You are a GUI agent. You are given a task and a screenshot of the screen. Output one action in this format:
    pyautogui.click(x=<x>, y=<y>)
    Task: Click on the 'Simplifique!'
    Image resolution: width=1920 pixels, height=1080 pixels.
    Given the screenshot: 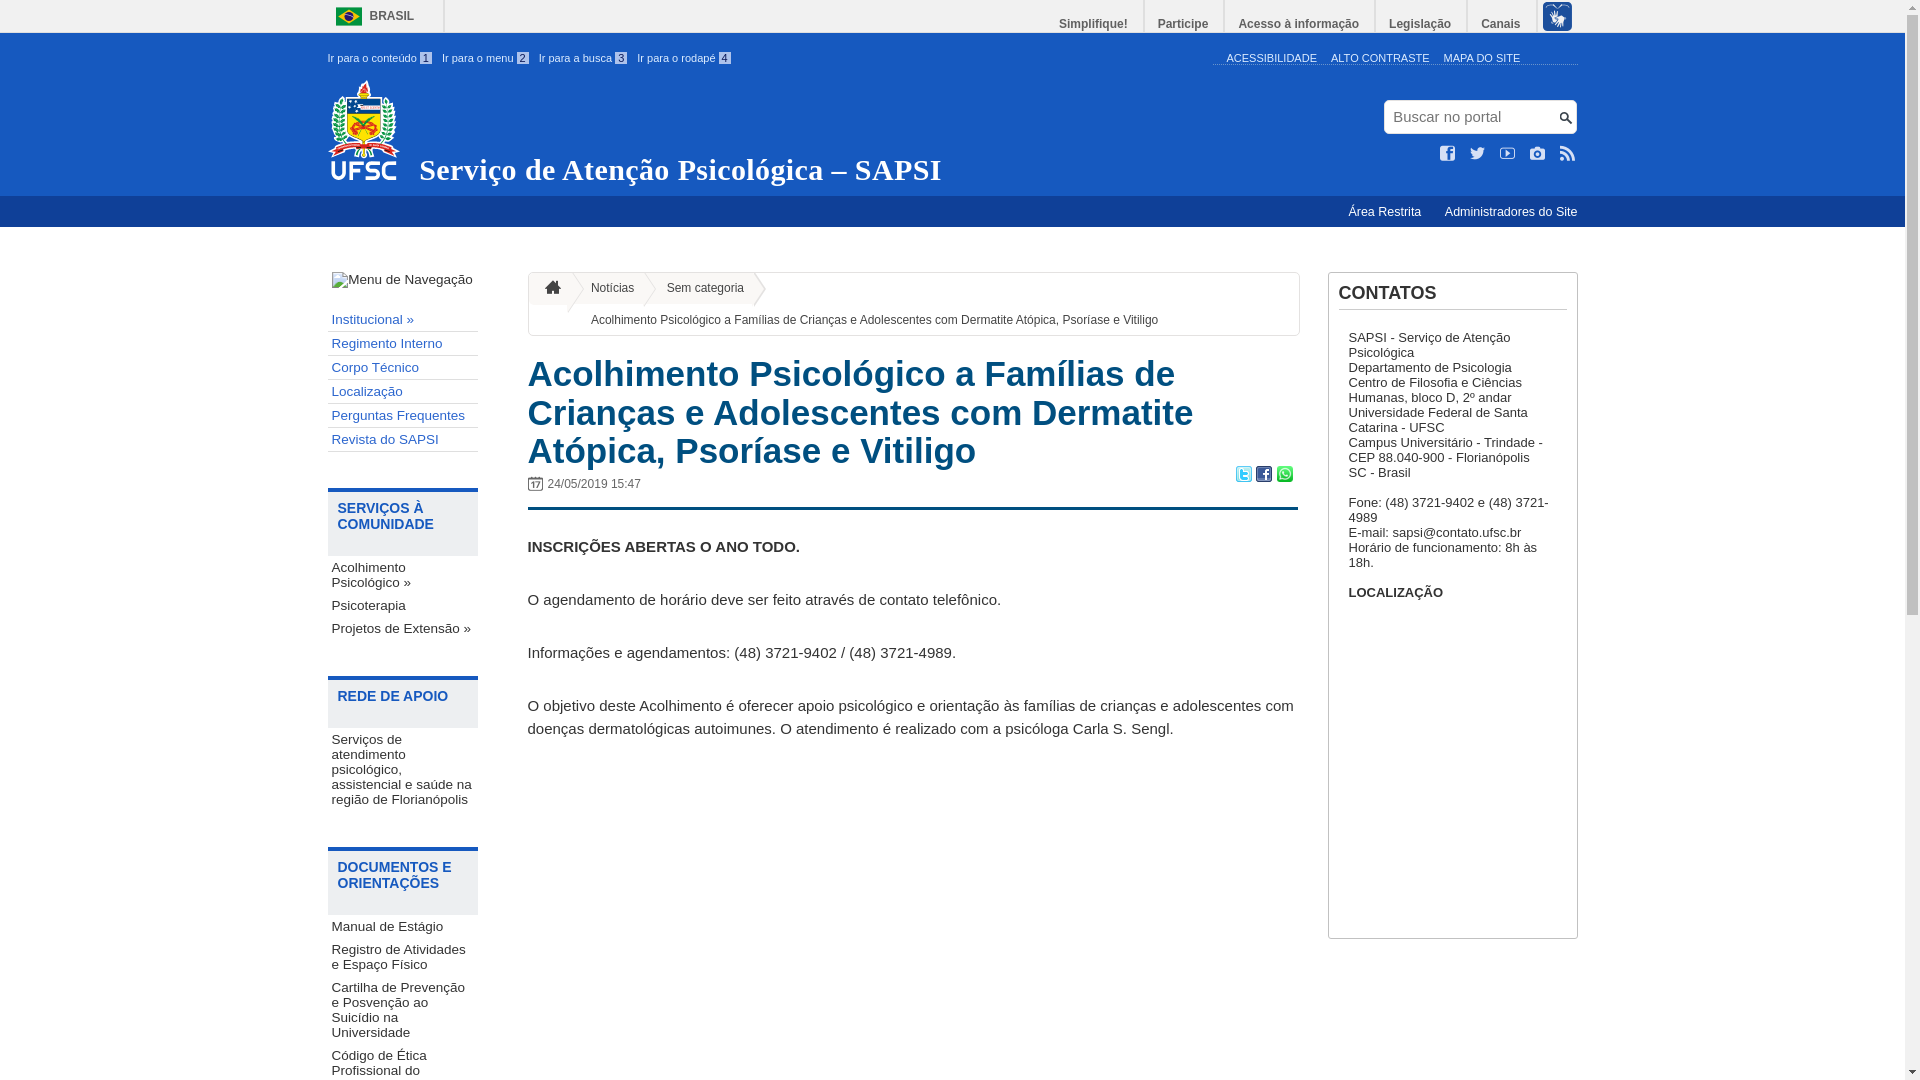 What is the action you would take?
    pyautogui.click(x=1093, y=23)
    